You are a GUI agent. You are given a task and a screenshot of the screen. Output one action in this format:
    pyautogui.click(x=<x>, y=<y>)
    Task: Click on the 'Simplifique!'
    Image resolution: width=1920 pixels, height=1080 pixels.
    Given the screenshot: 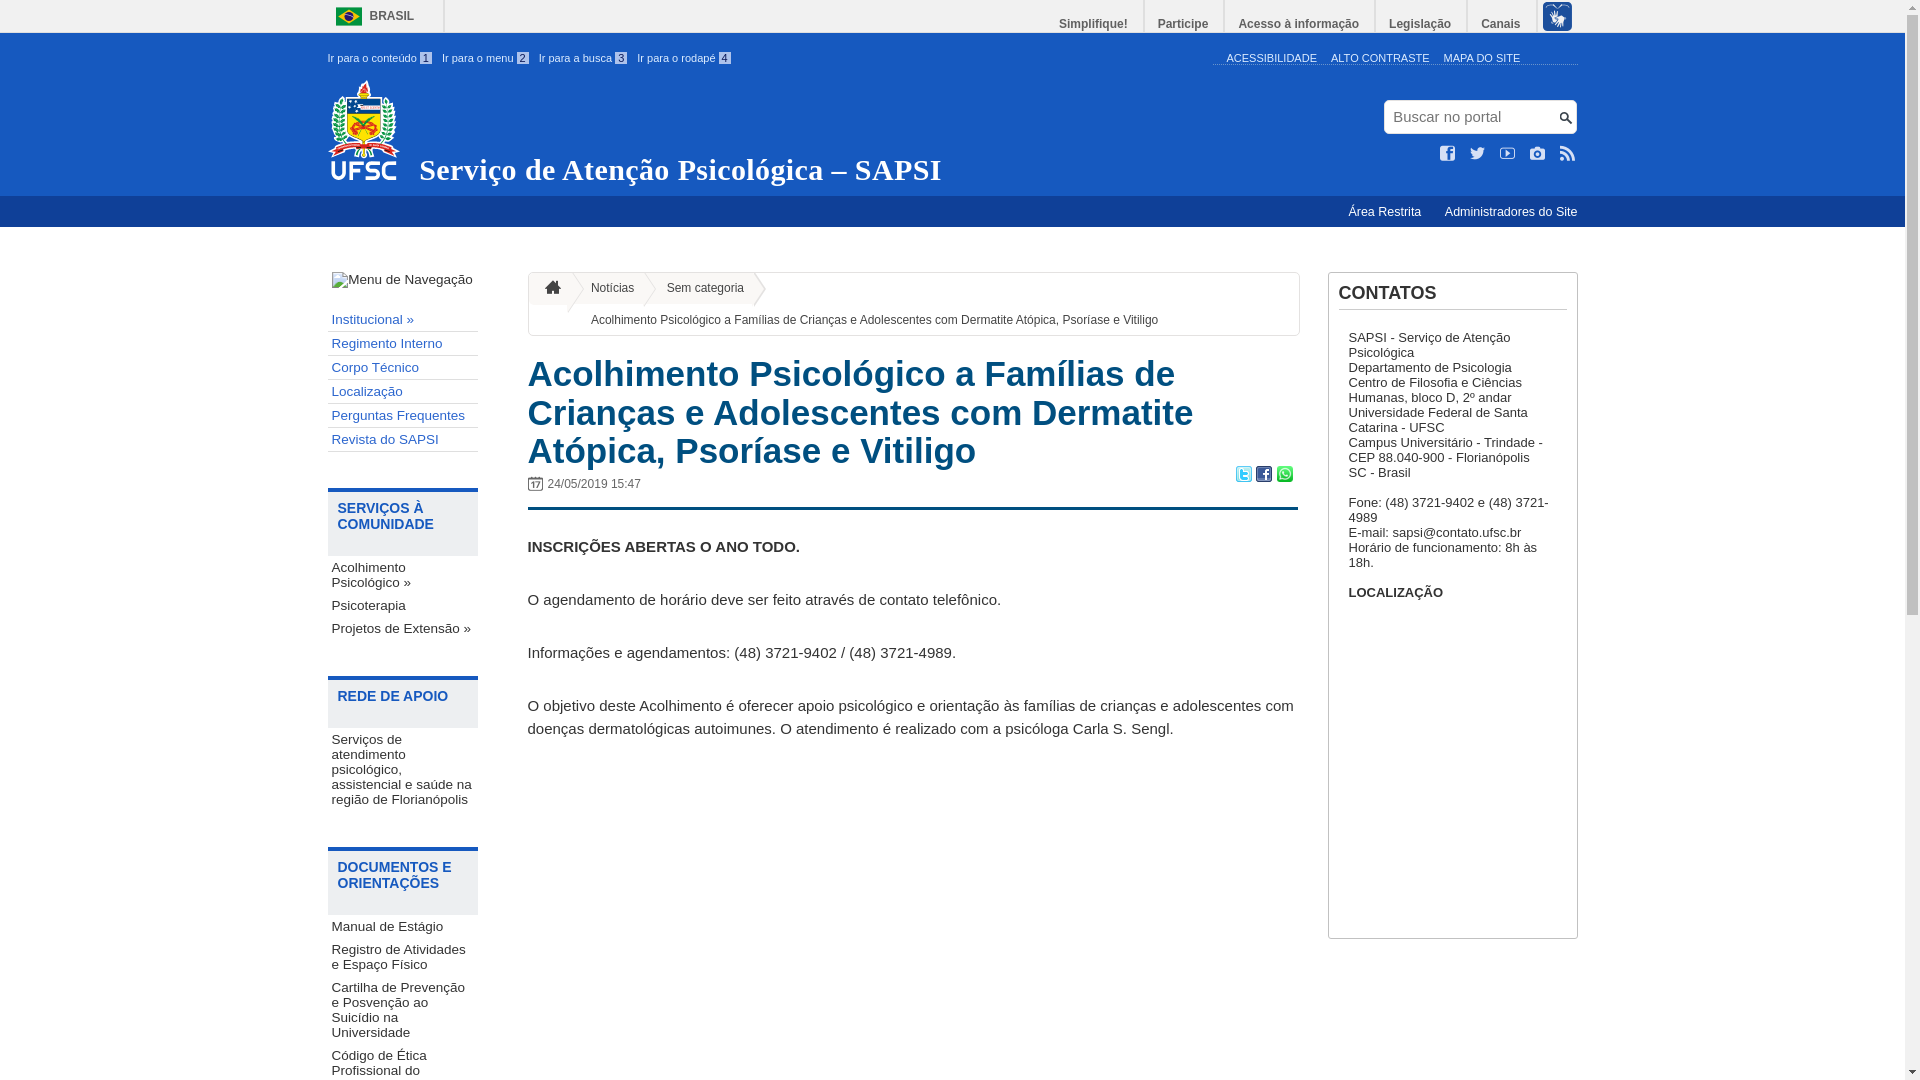 What is the action you would take?
    pyautogui.click(x=1093, y=23)
    